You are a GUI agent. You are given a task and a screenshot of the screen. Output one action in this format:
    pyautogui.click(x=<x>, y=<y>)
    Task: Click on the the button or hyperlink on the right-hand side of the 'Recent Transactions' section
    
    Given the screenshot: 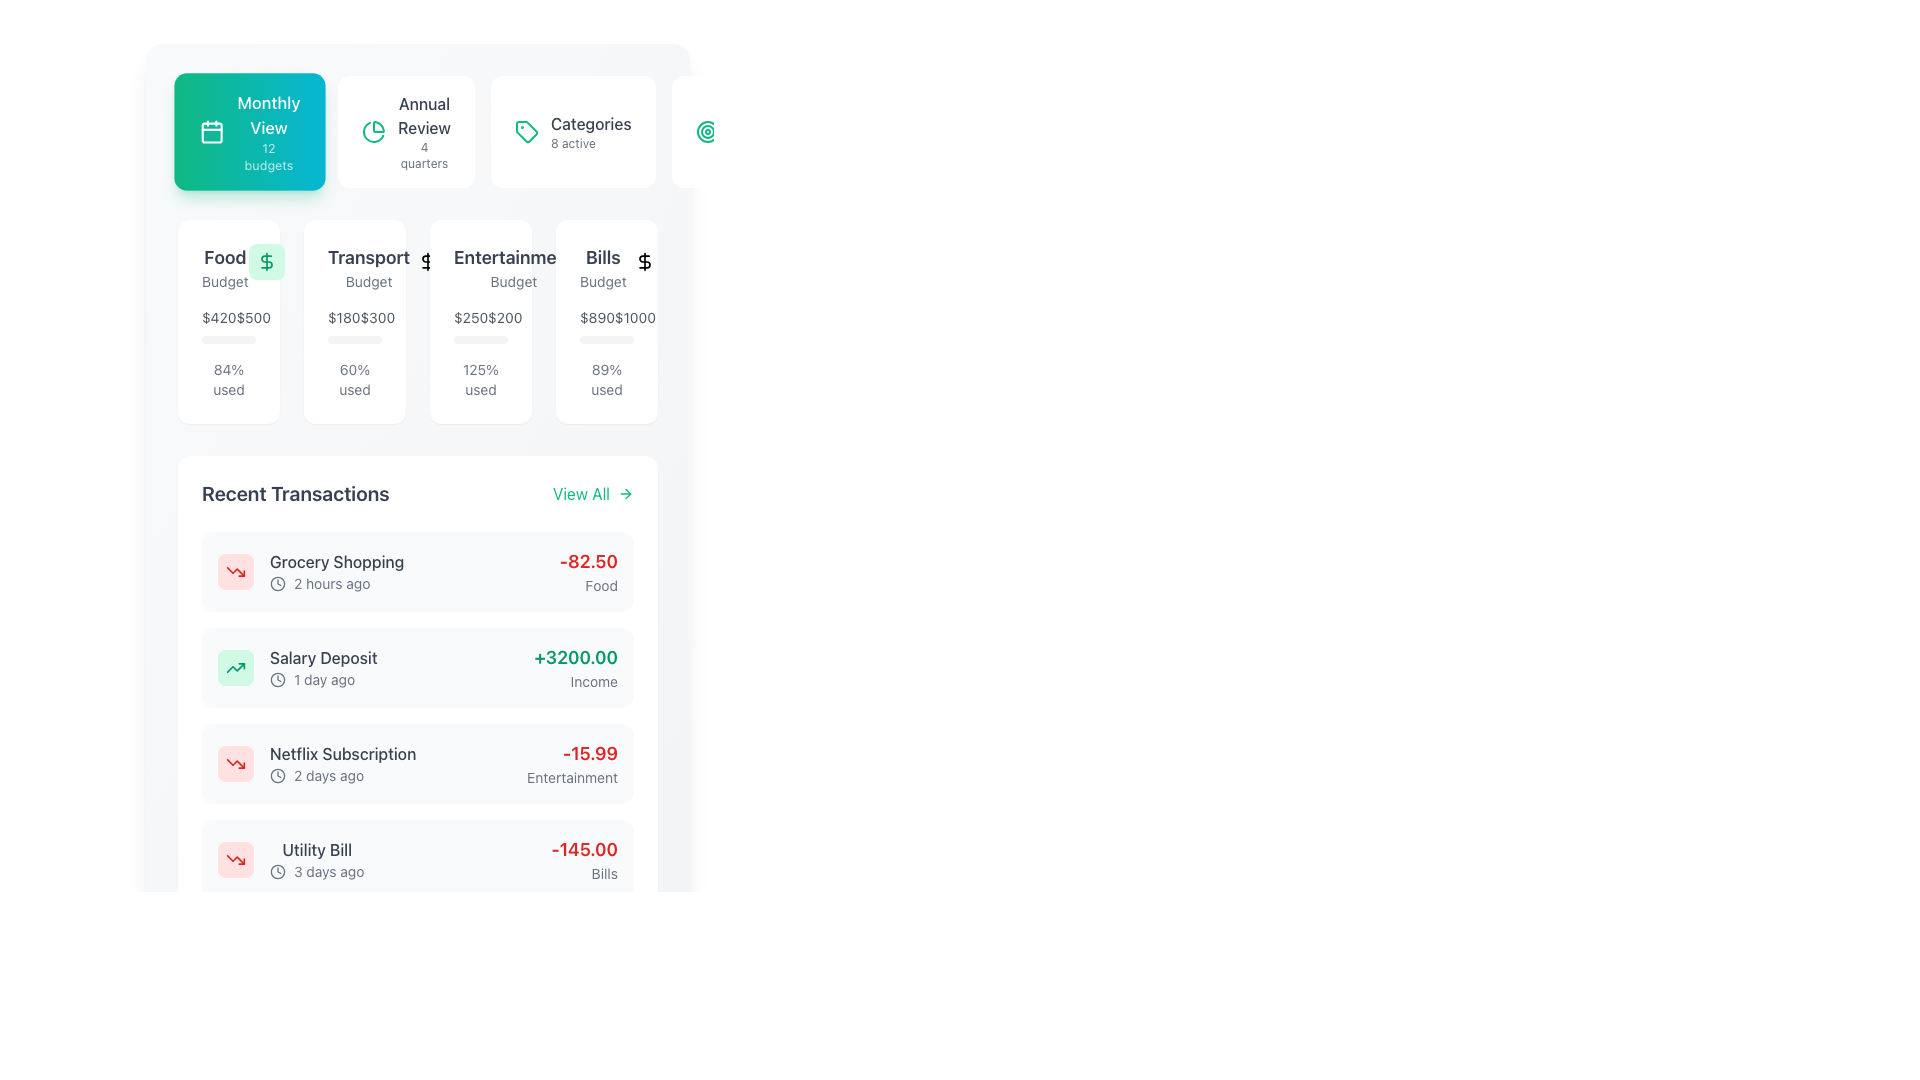 What is the action you would take?
    pyautogui.click(x=592, y=493)
    